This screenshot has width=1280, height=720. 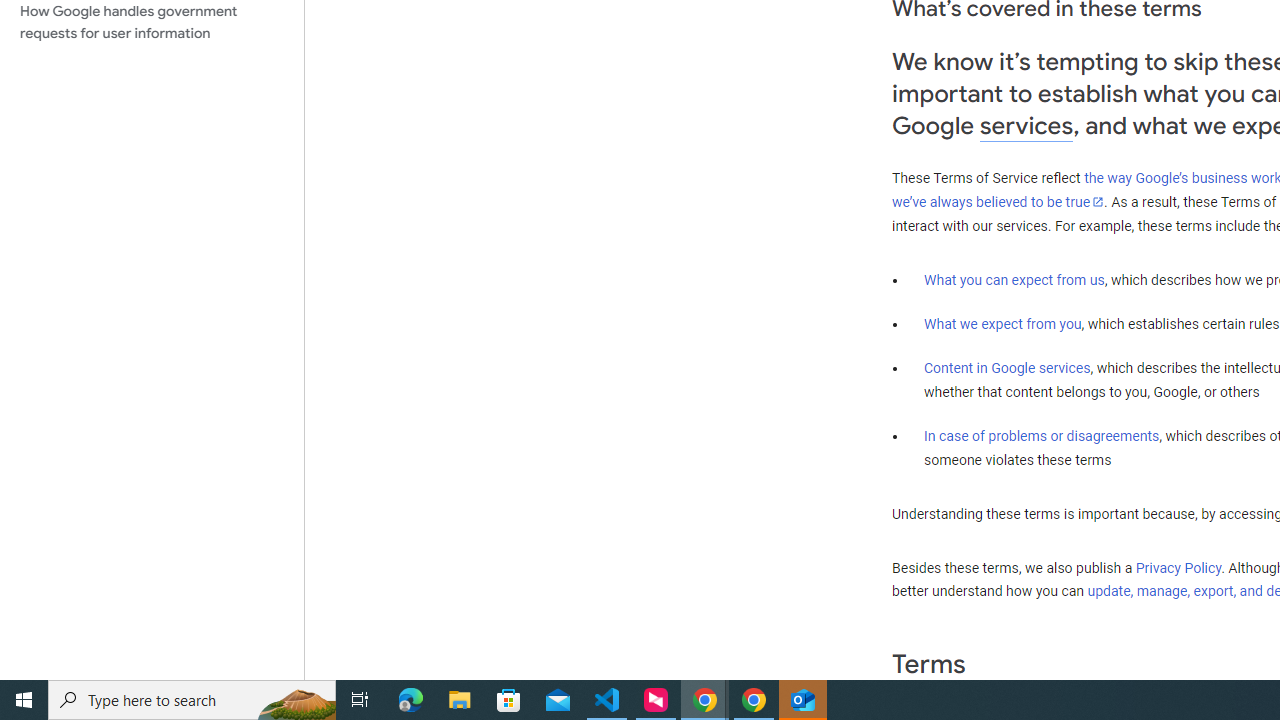 I want to click on 'services', so click(x=1026, y=125).